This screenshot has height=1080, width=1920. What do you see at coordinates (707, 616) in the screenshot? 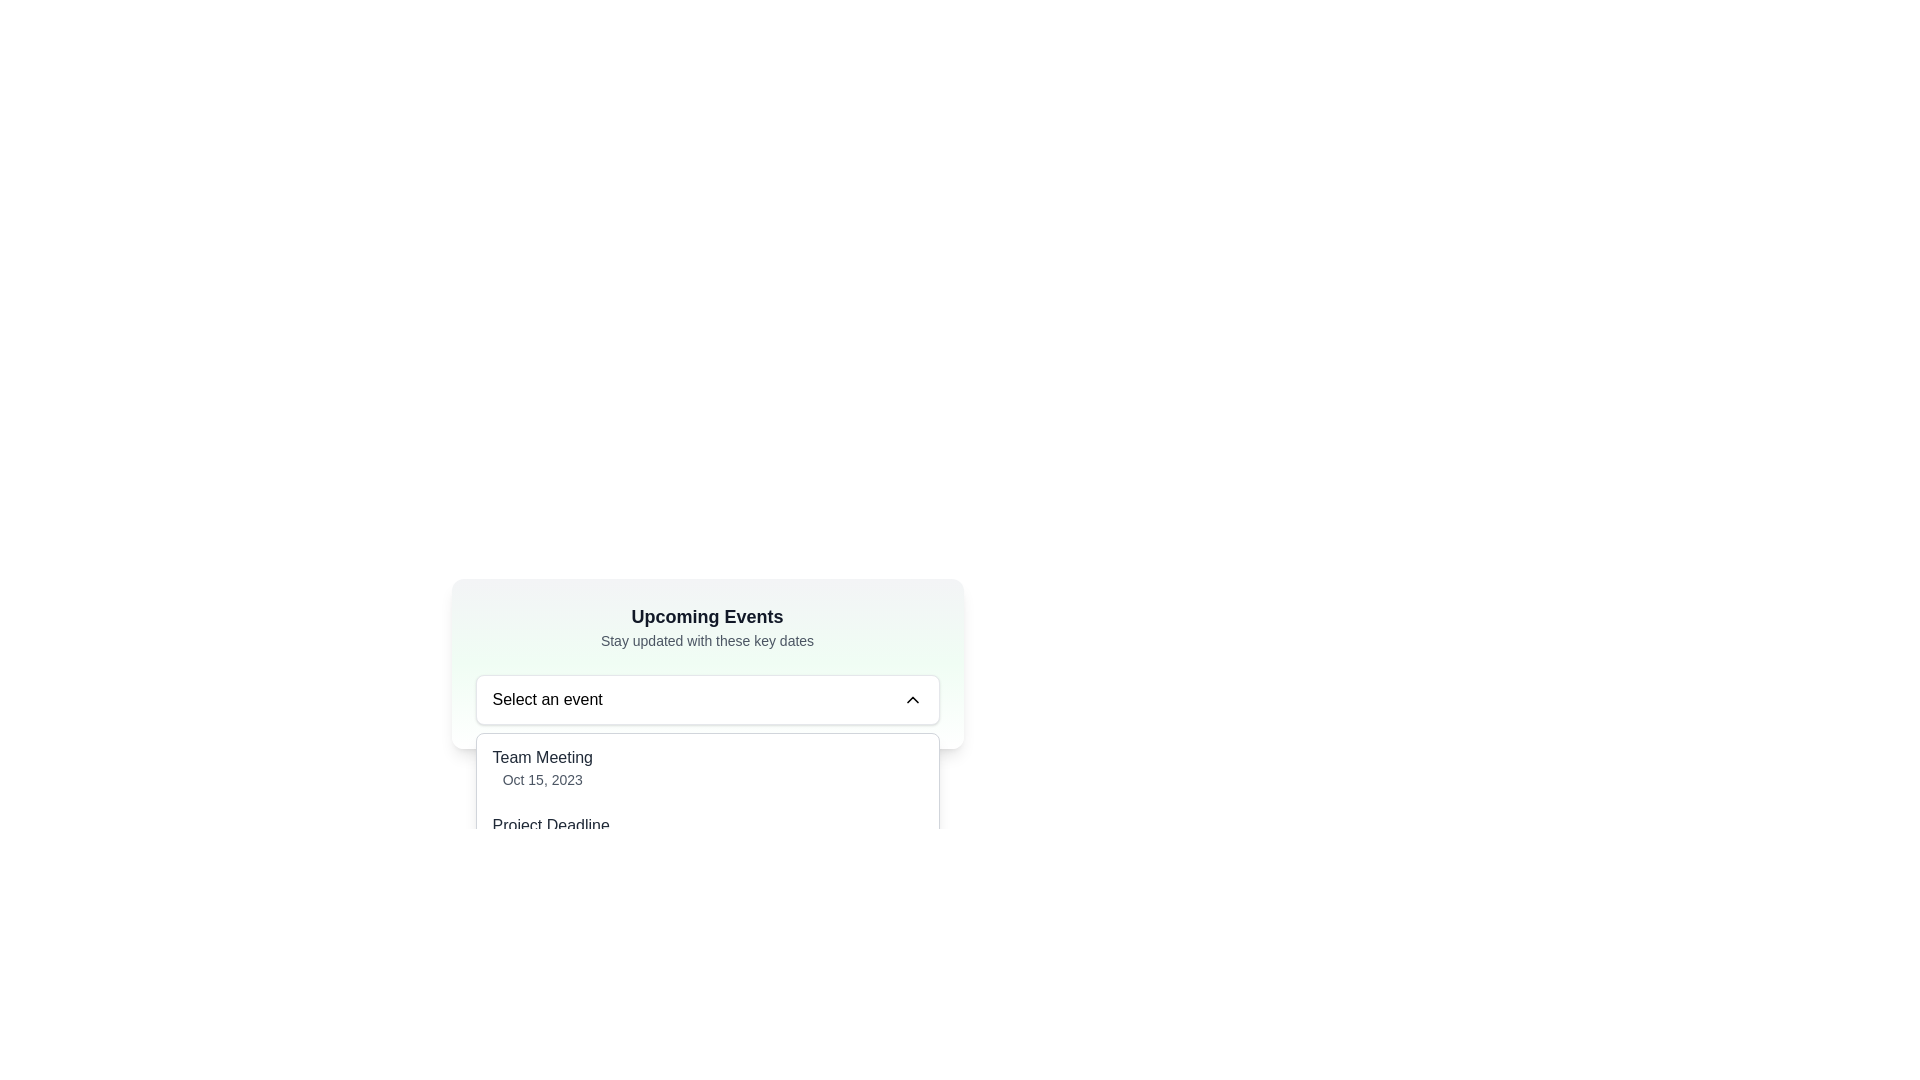
I see `the heading styled with bold, large-sized text that reads 'Upcoming Events', which is centered above the description text in a dark gray color` at bounding box center [707, 616].